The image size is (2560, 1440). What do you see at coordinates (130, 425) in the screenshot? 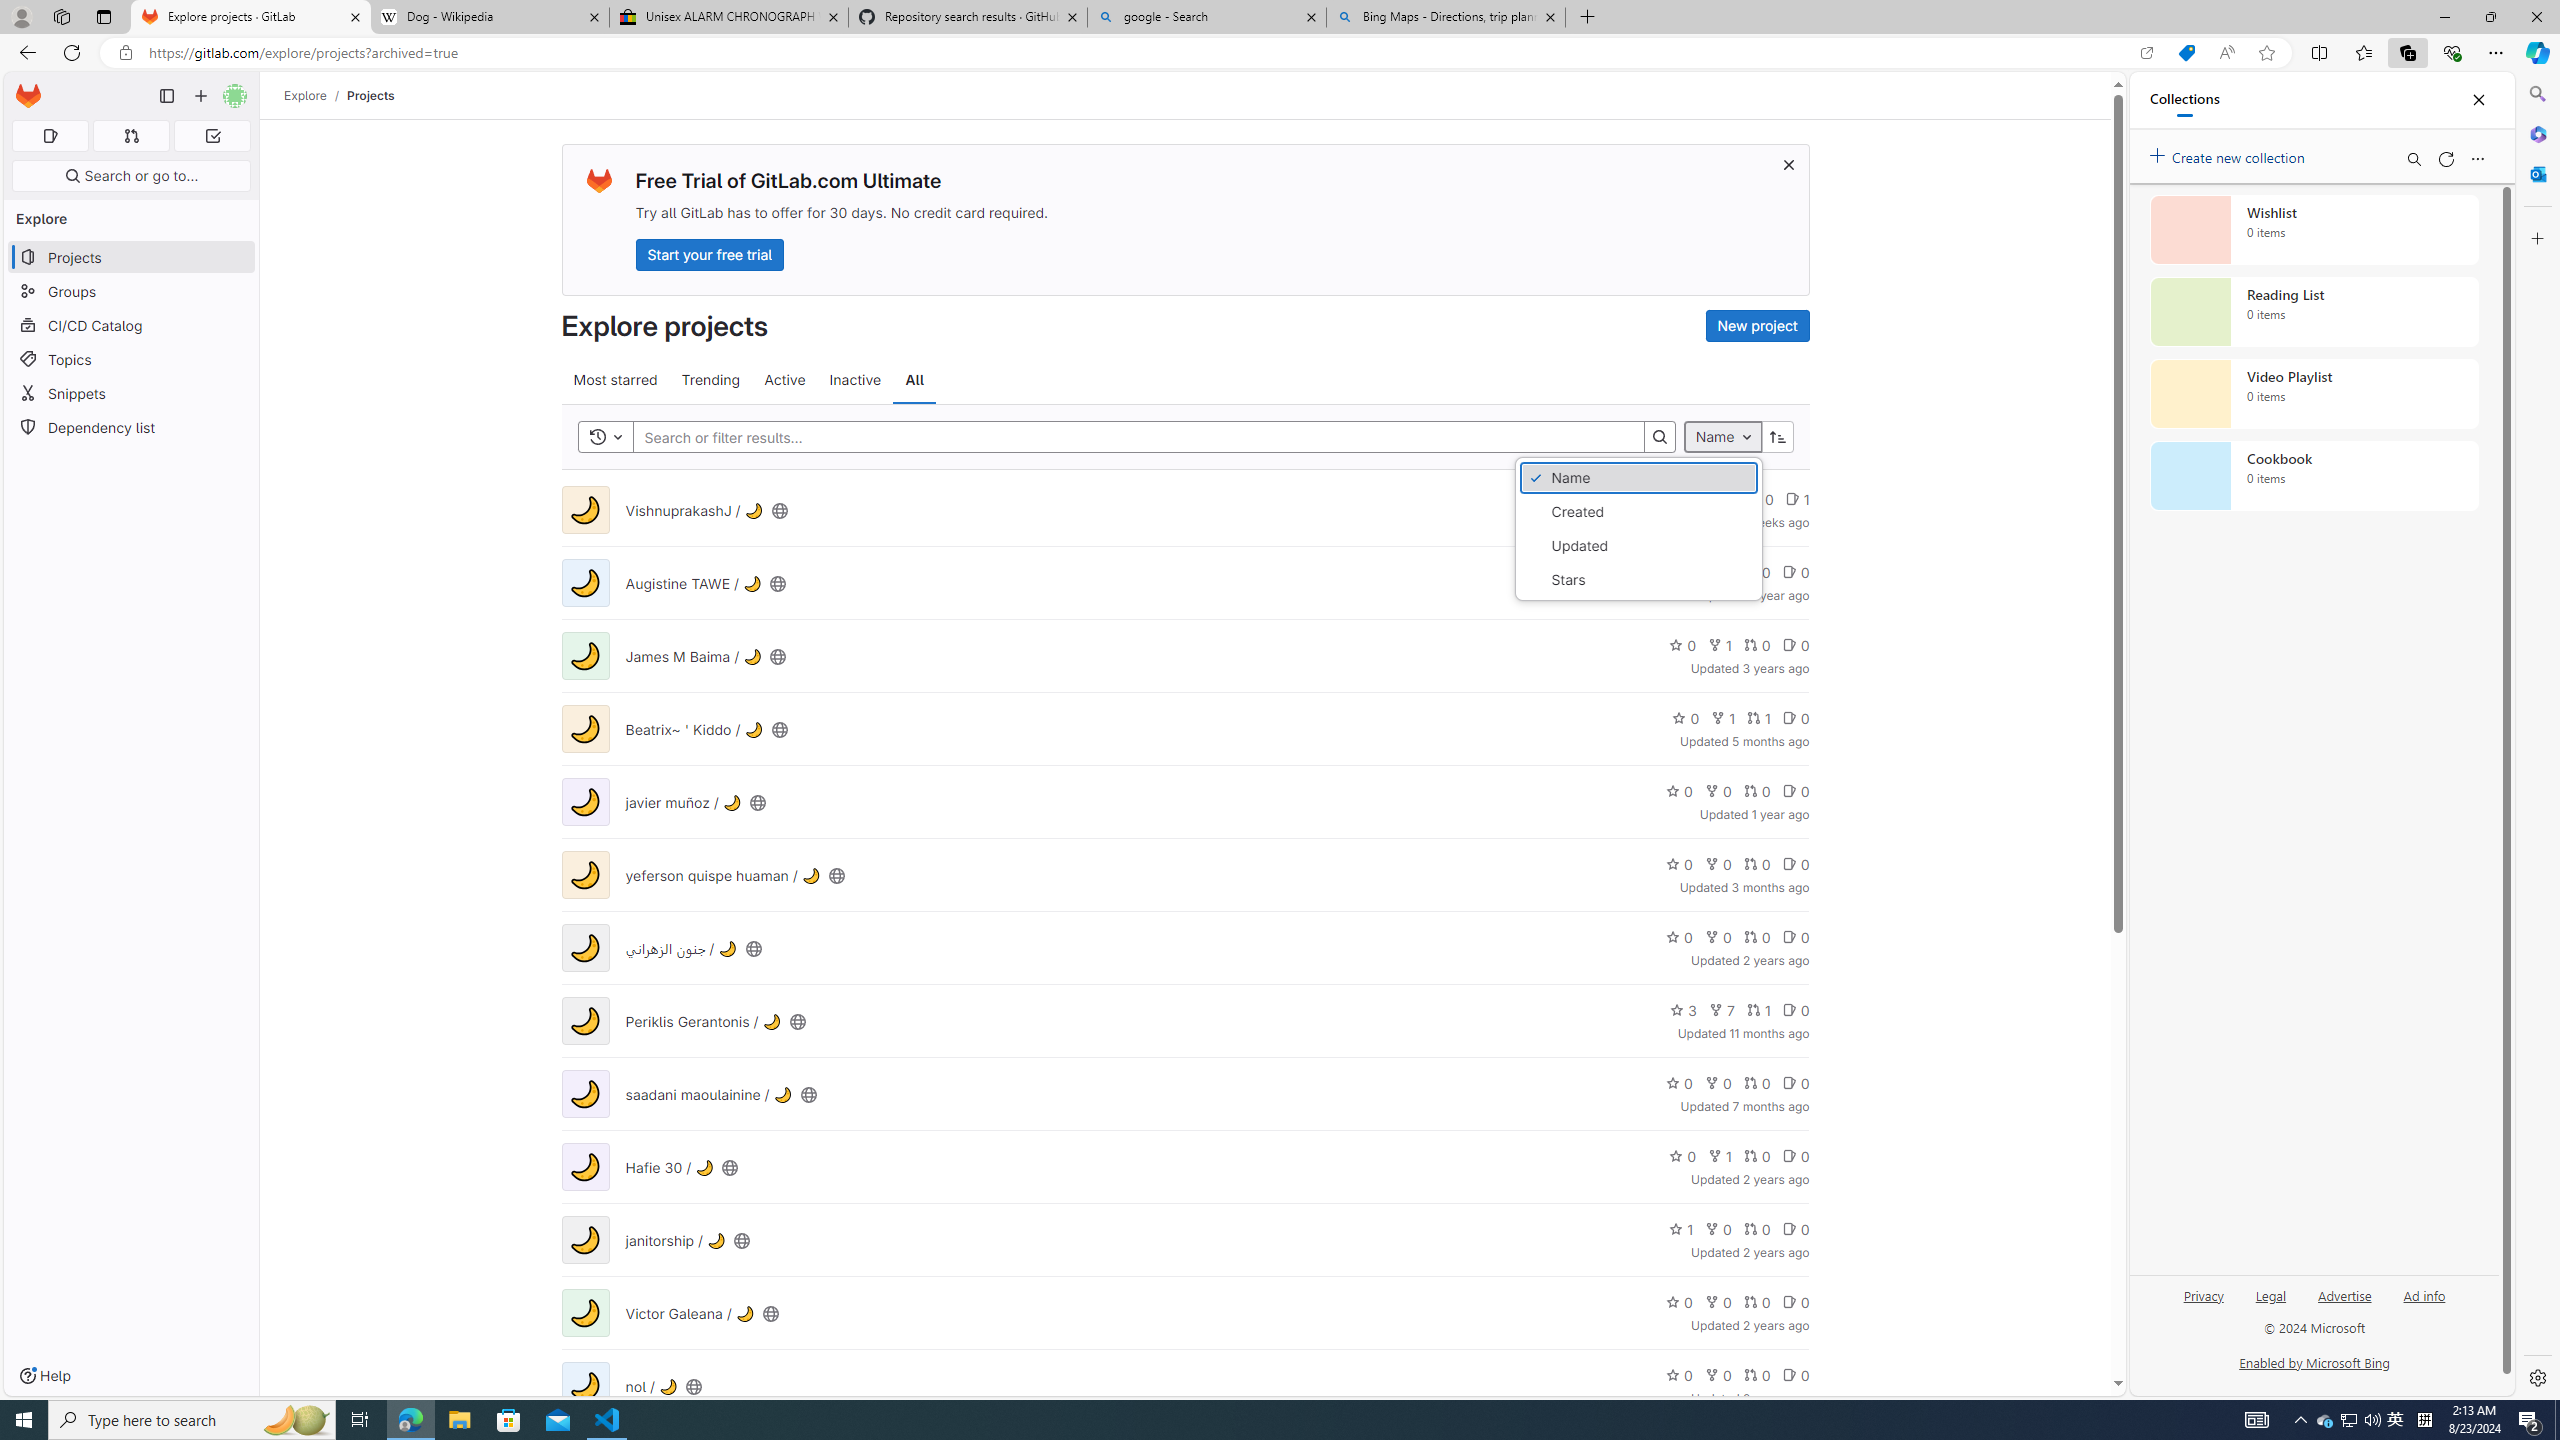
I see `'Dependency list'` at bounding box center [130, 425].